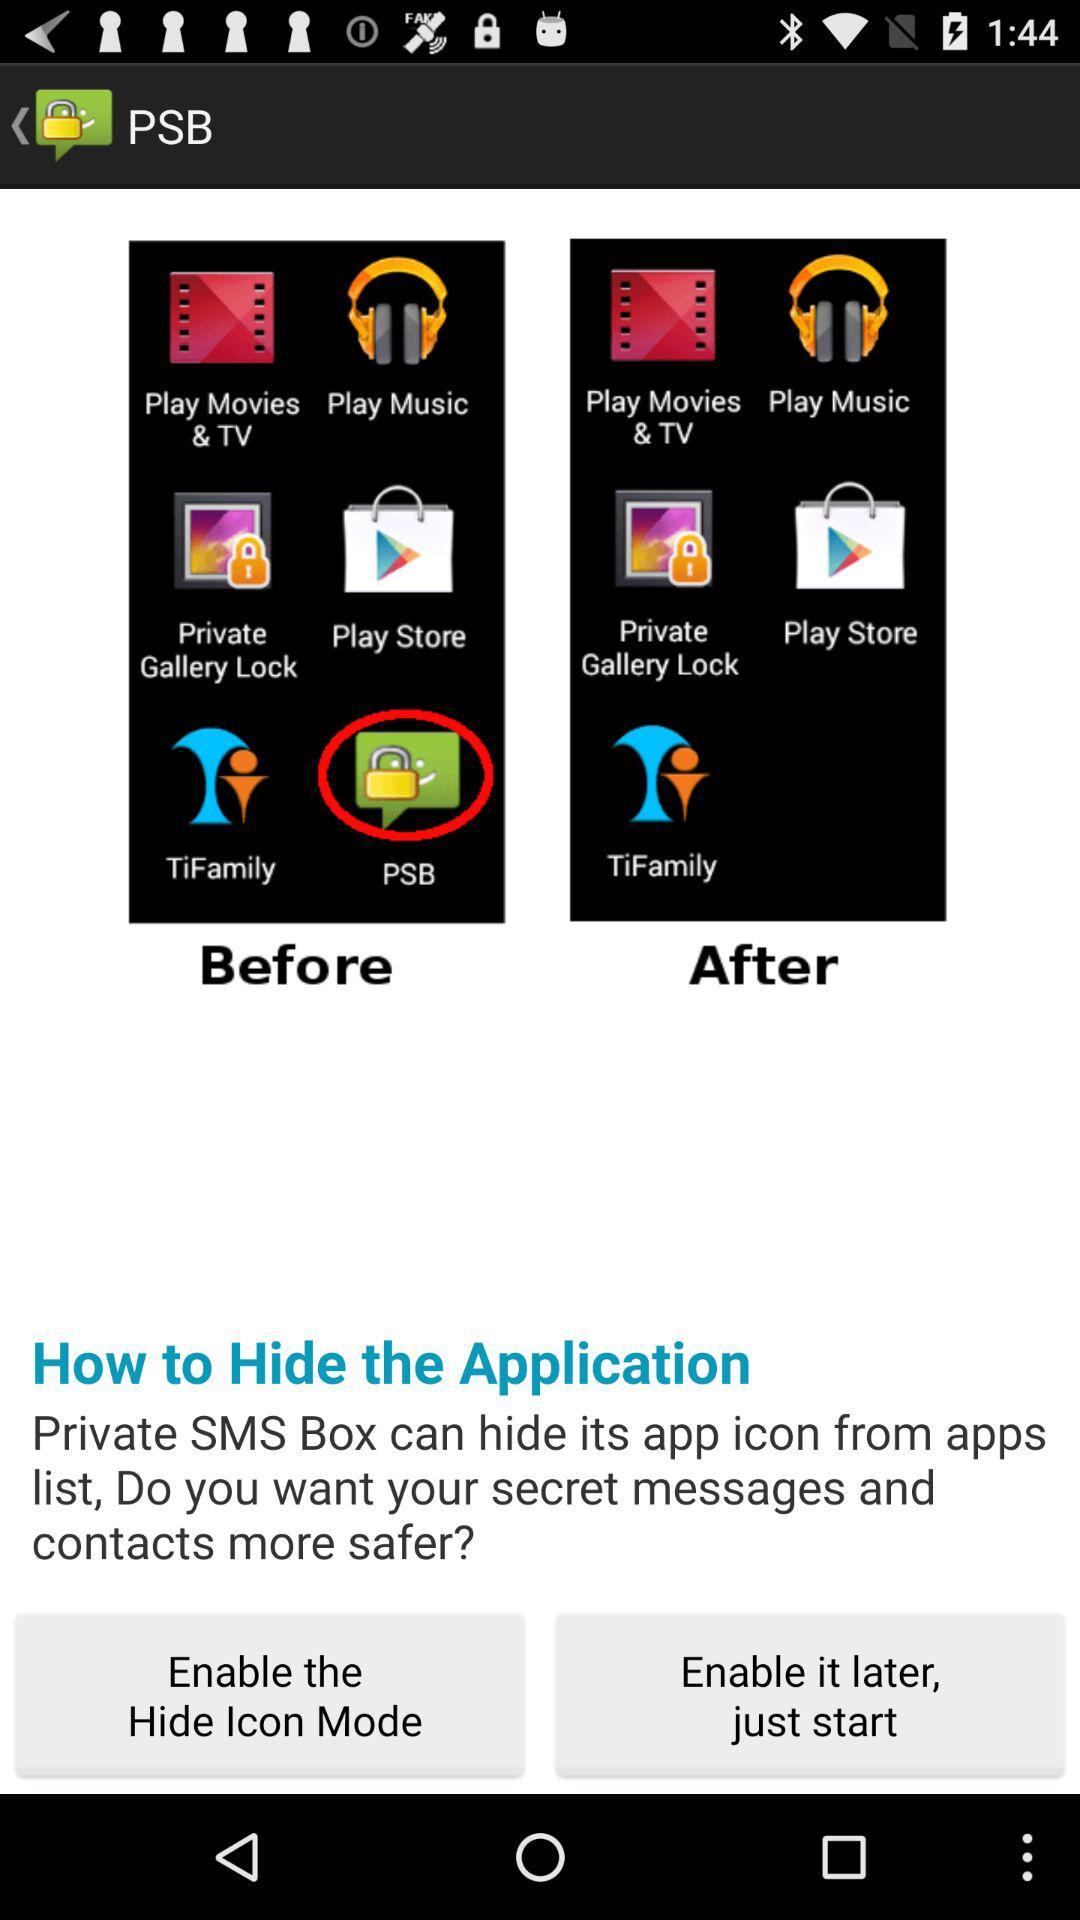  I want to click on enable it later item, so click(810, 1695).